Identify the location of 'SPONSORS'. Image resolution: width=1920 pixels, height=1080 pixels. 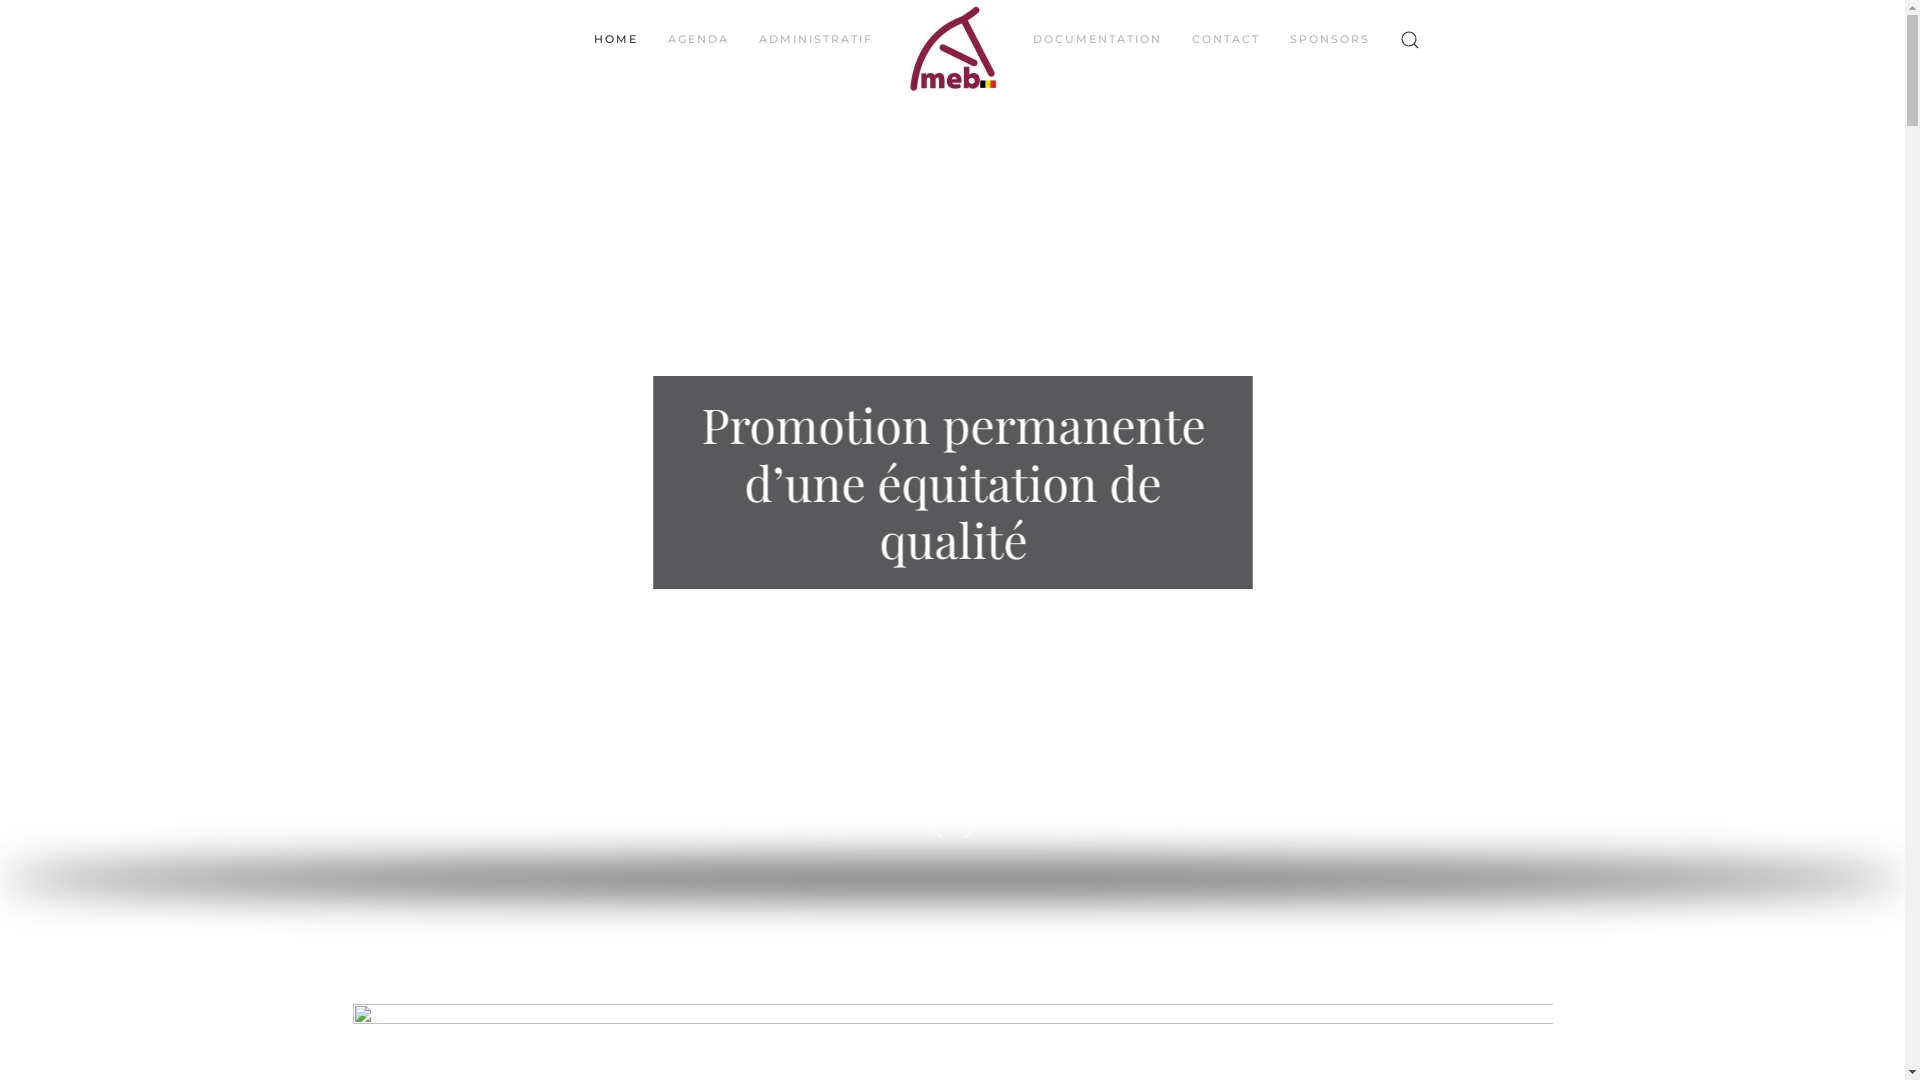
(1329, 39).